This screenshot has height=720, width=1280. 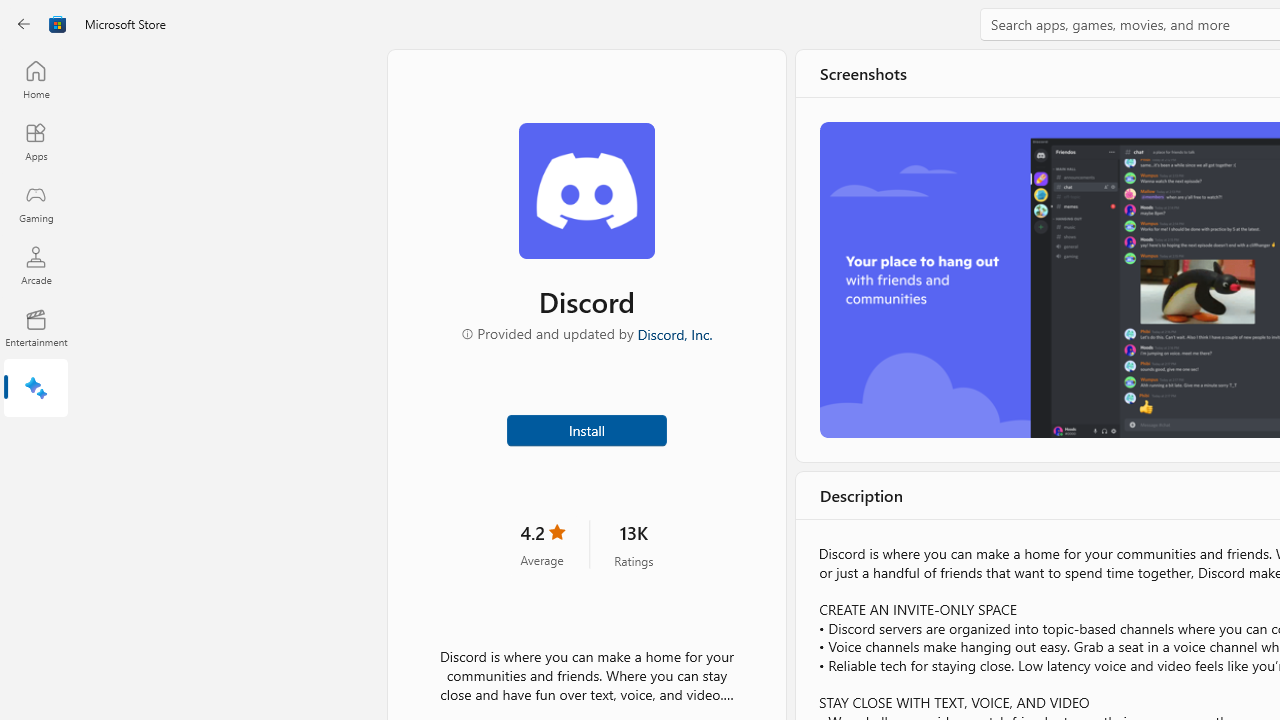 What do you see at coordinates (673, 332) in the screenshot?
I see `'Discord, Inc.'` at bounding box center [673, 332].